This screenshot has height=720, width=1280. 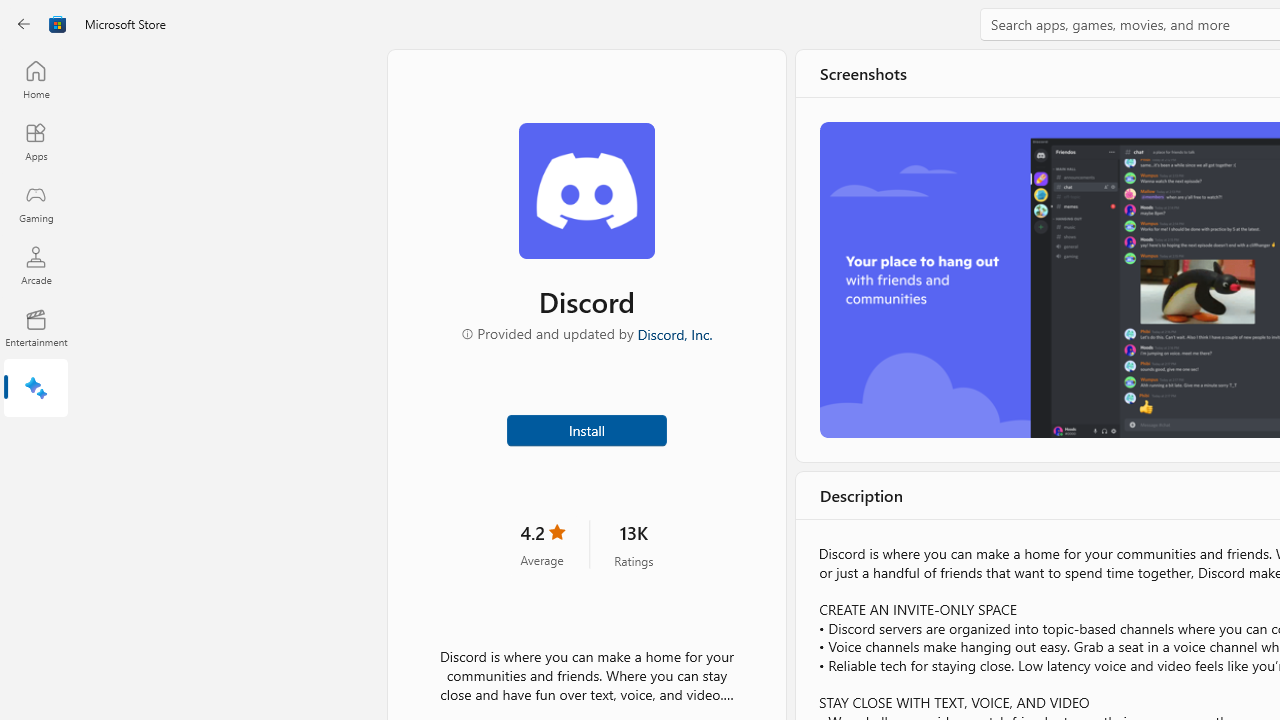 What do you see at coordinates (673, 332) in the screenshot?
I see `'Discord, Inc.'` at bounding box center [673, 332].